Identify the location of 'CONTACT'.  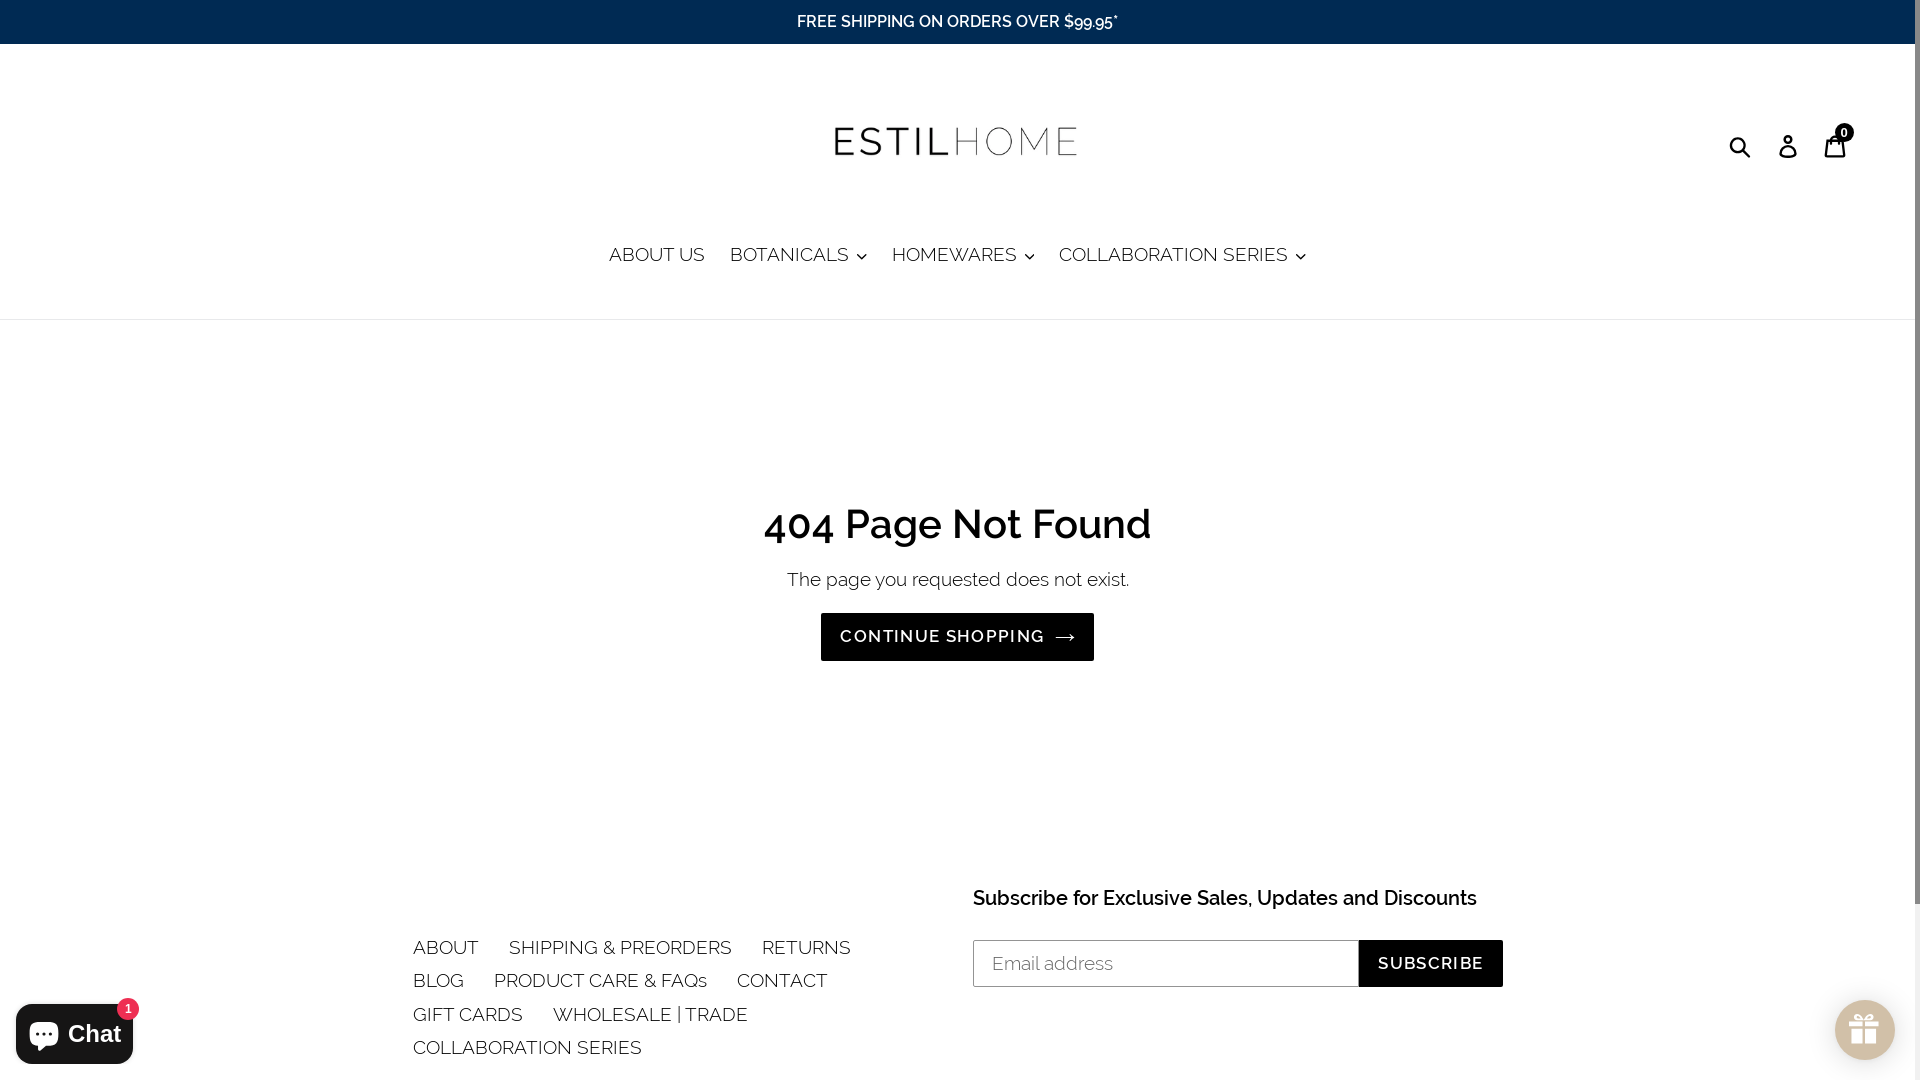
(734, 978).